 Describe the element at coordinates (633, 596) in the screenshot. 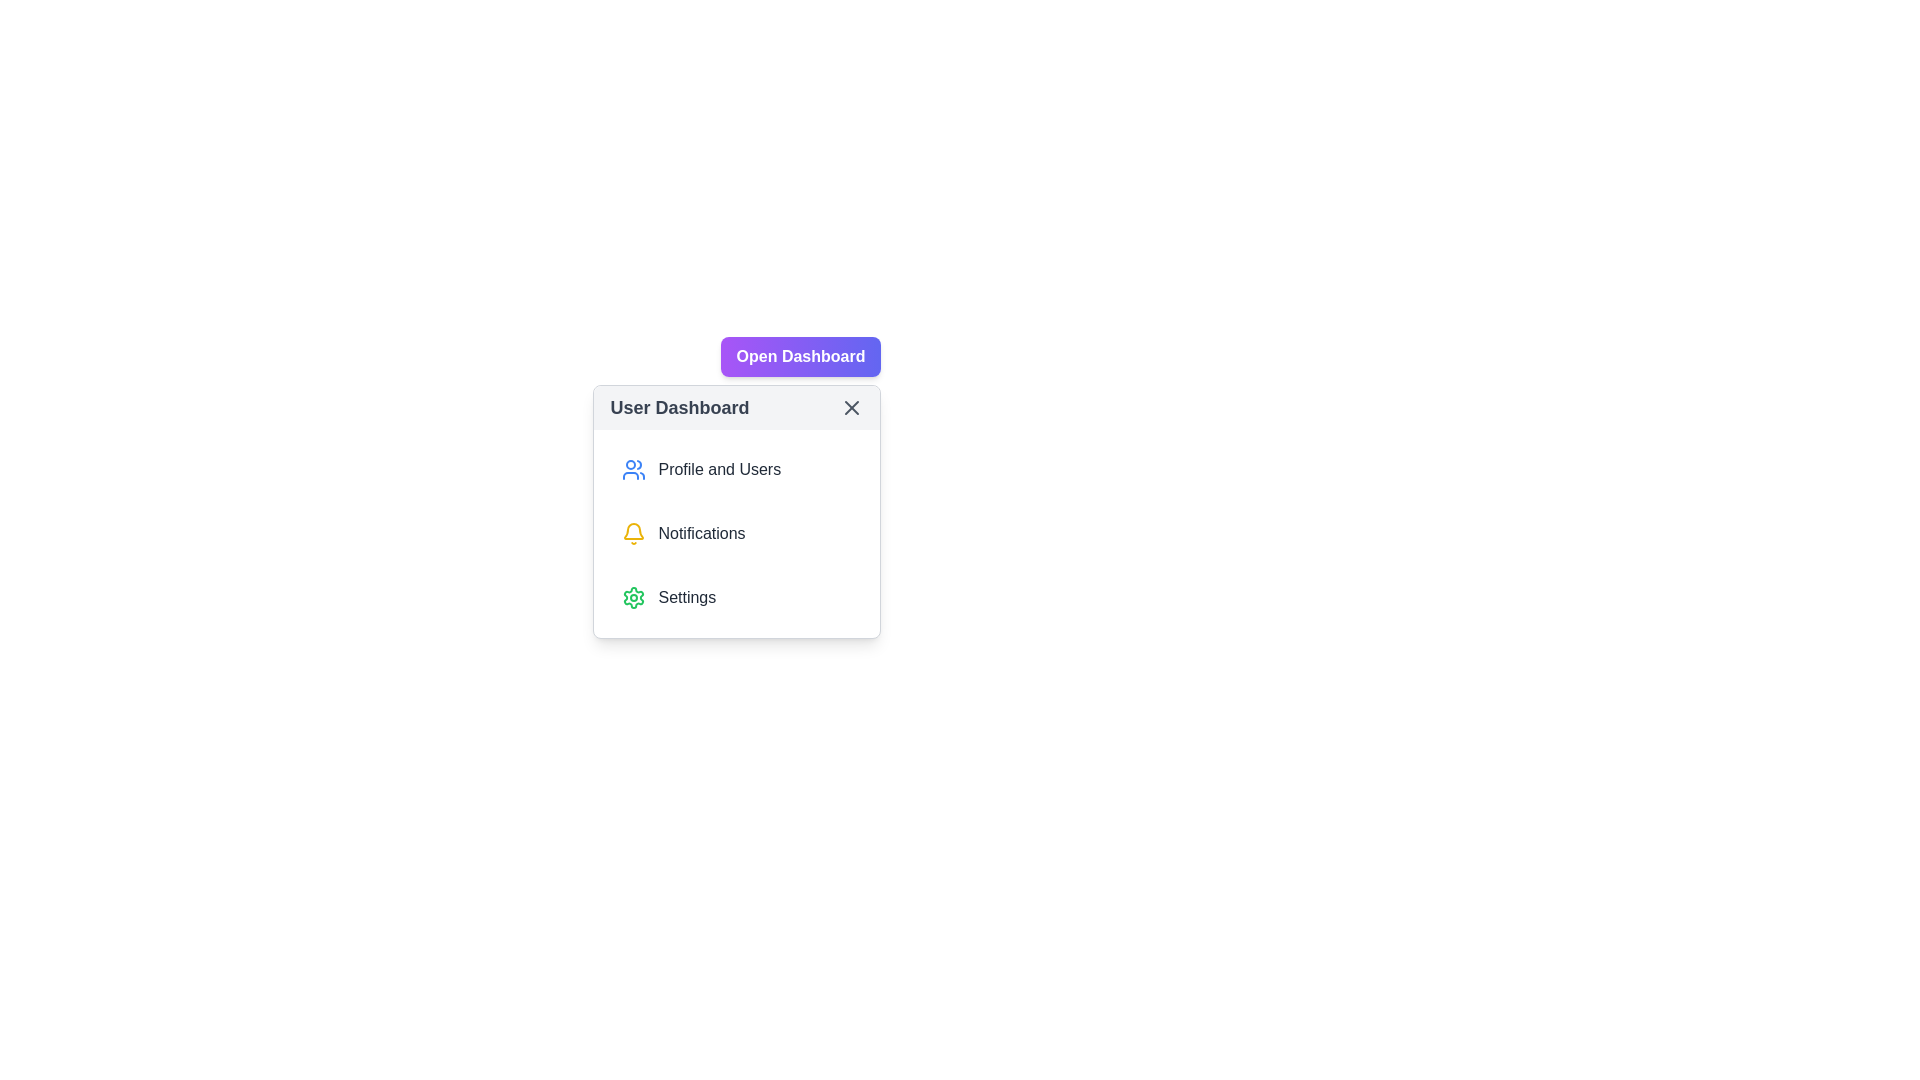

I see `the 'Settings' icon located at the leftmost side of the 'Settings' option within the drop-down menu labeled 'User Dashboard'` at that location.